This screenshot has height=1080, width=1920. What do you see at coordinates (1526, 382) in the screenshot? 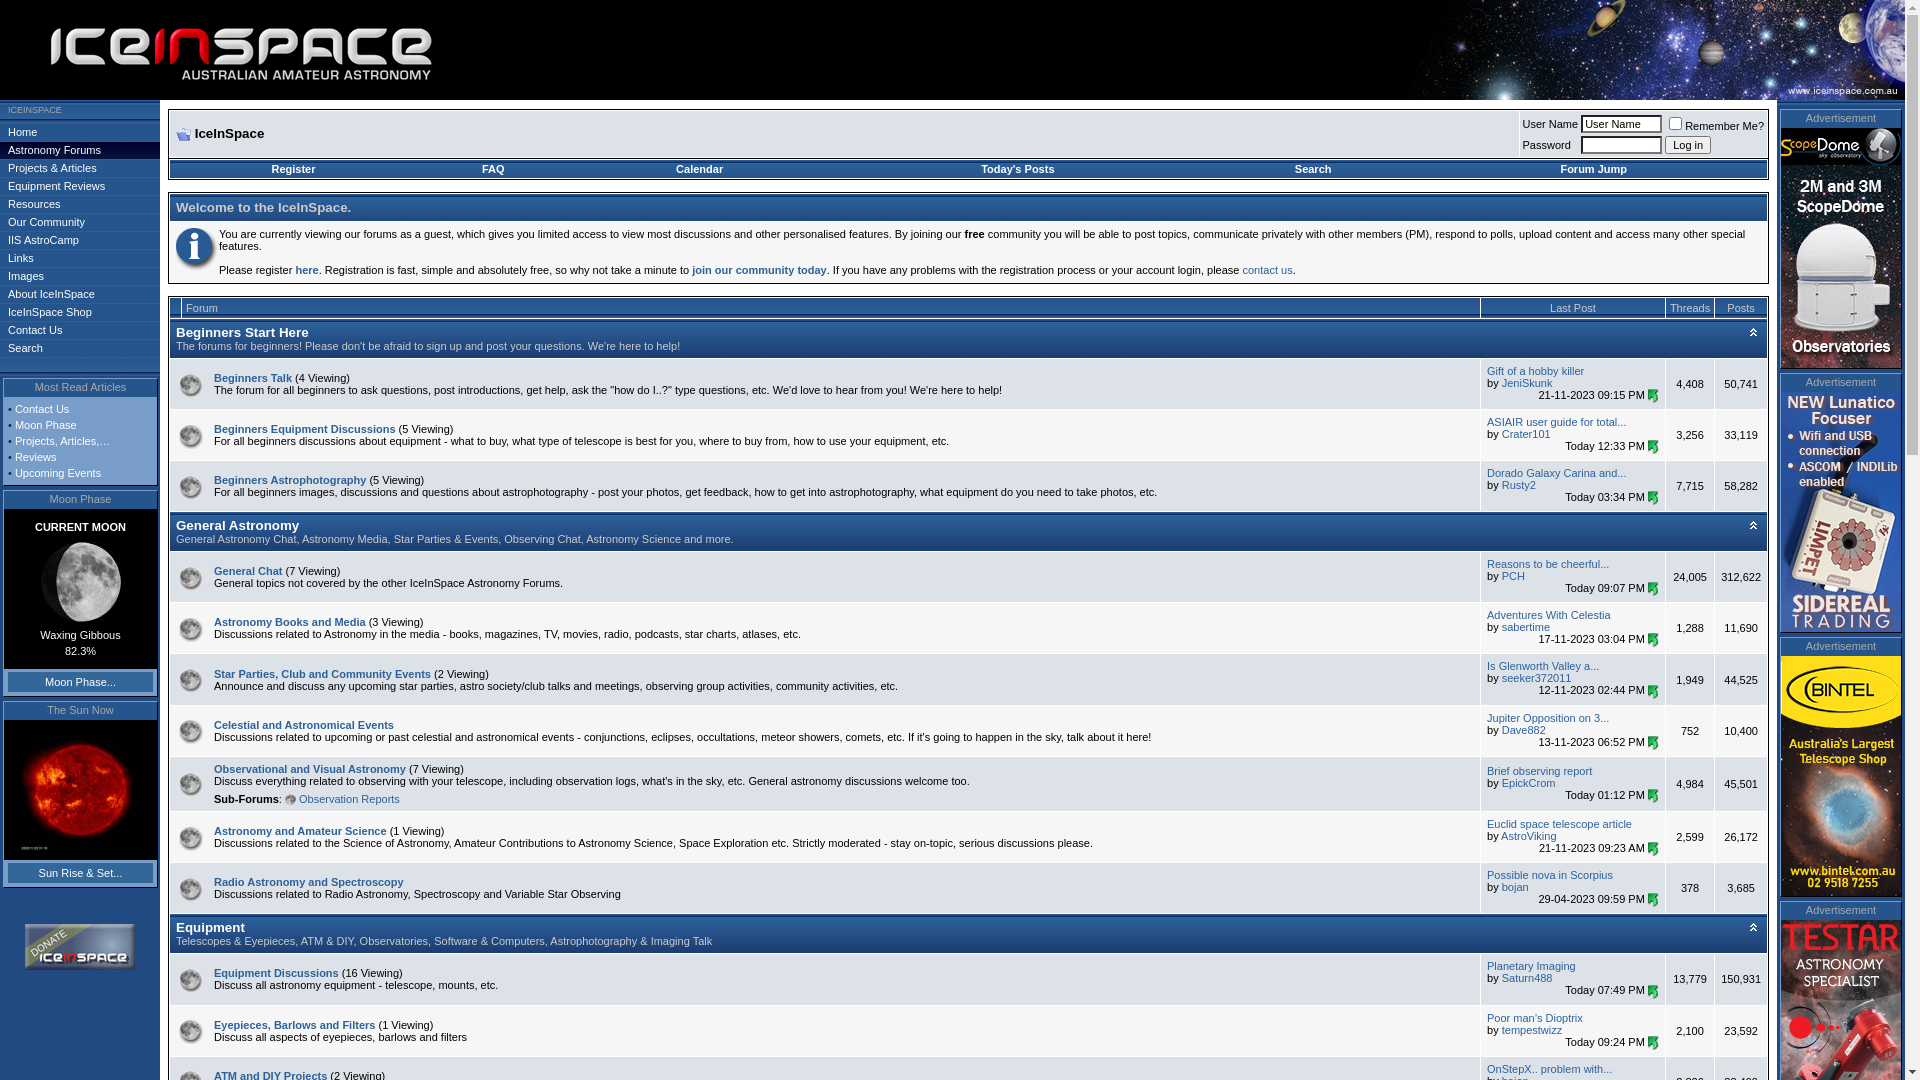
I see `'JeniSkunk'` at bounding box center [1526, 382].